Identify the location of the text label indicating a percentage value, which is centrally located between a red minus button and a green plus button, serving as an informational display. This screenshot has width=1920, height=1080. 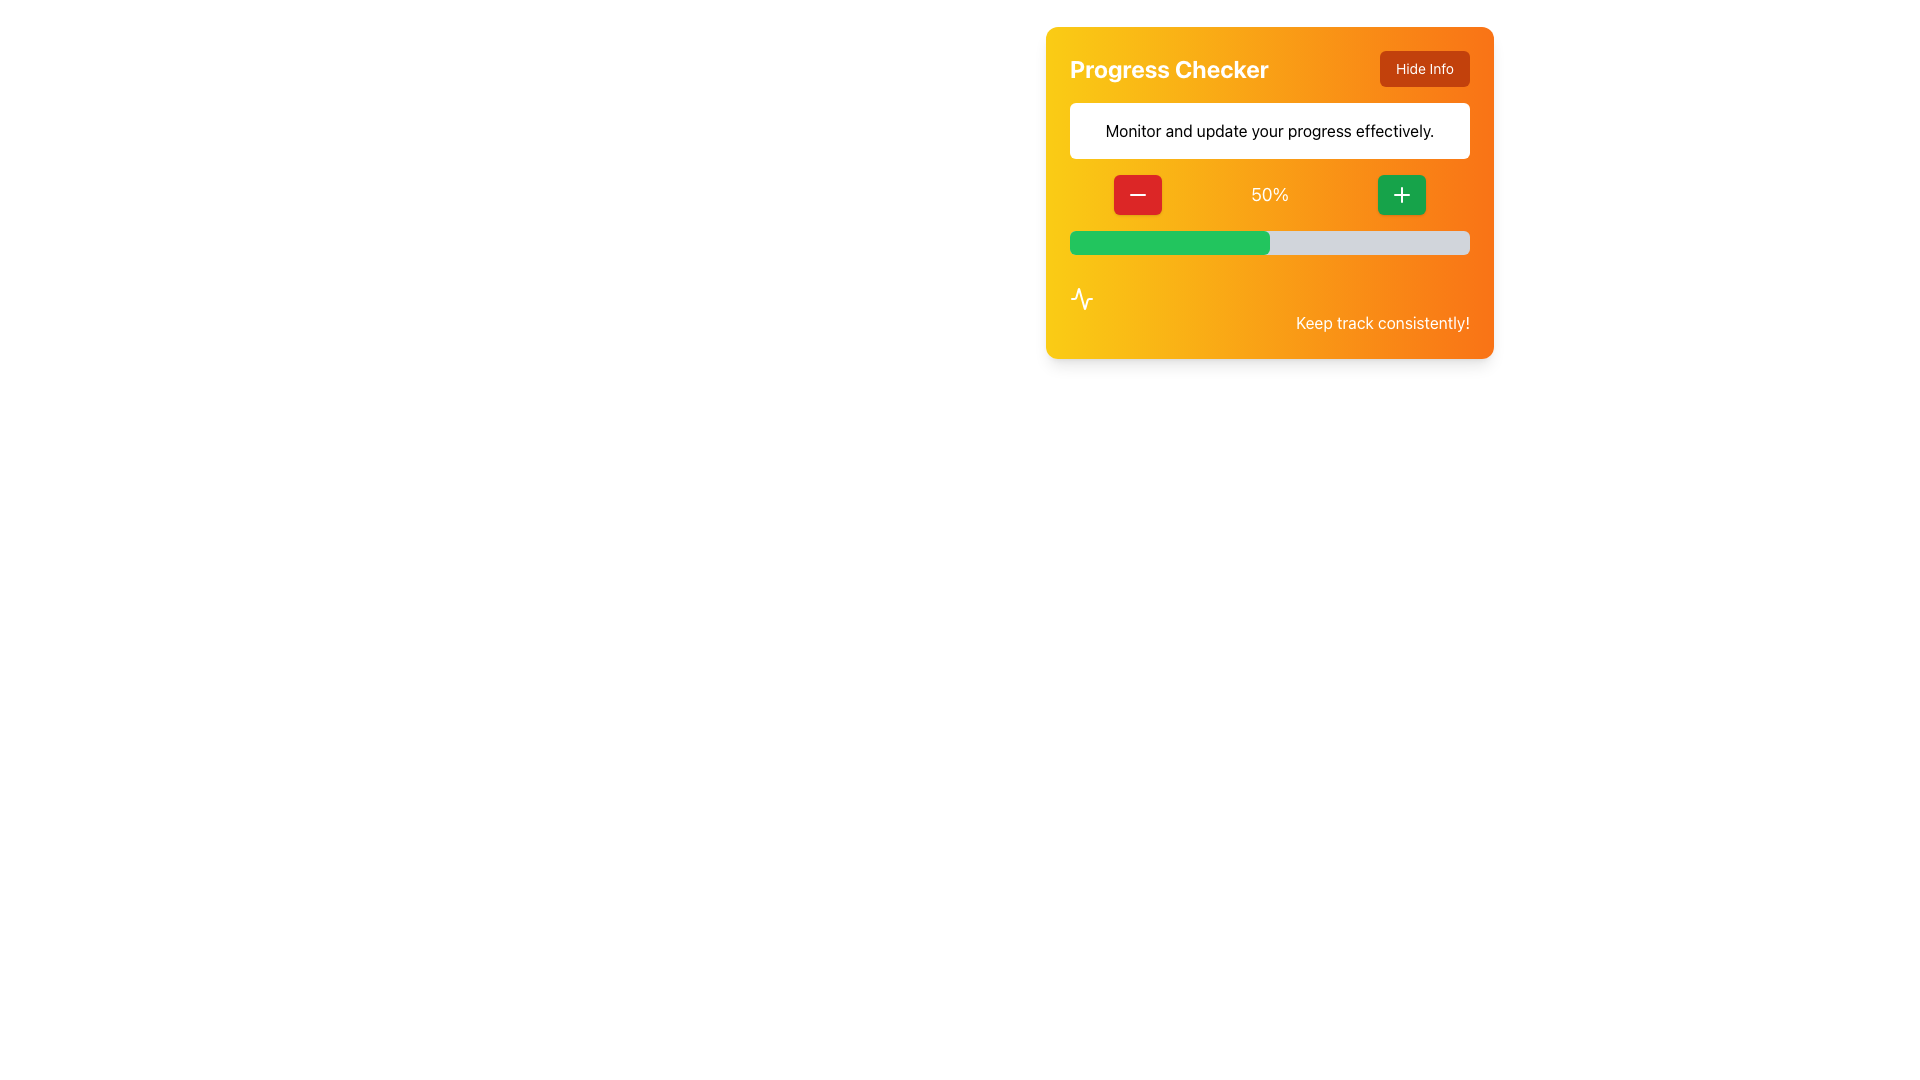
(1268, 195).